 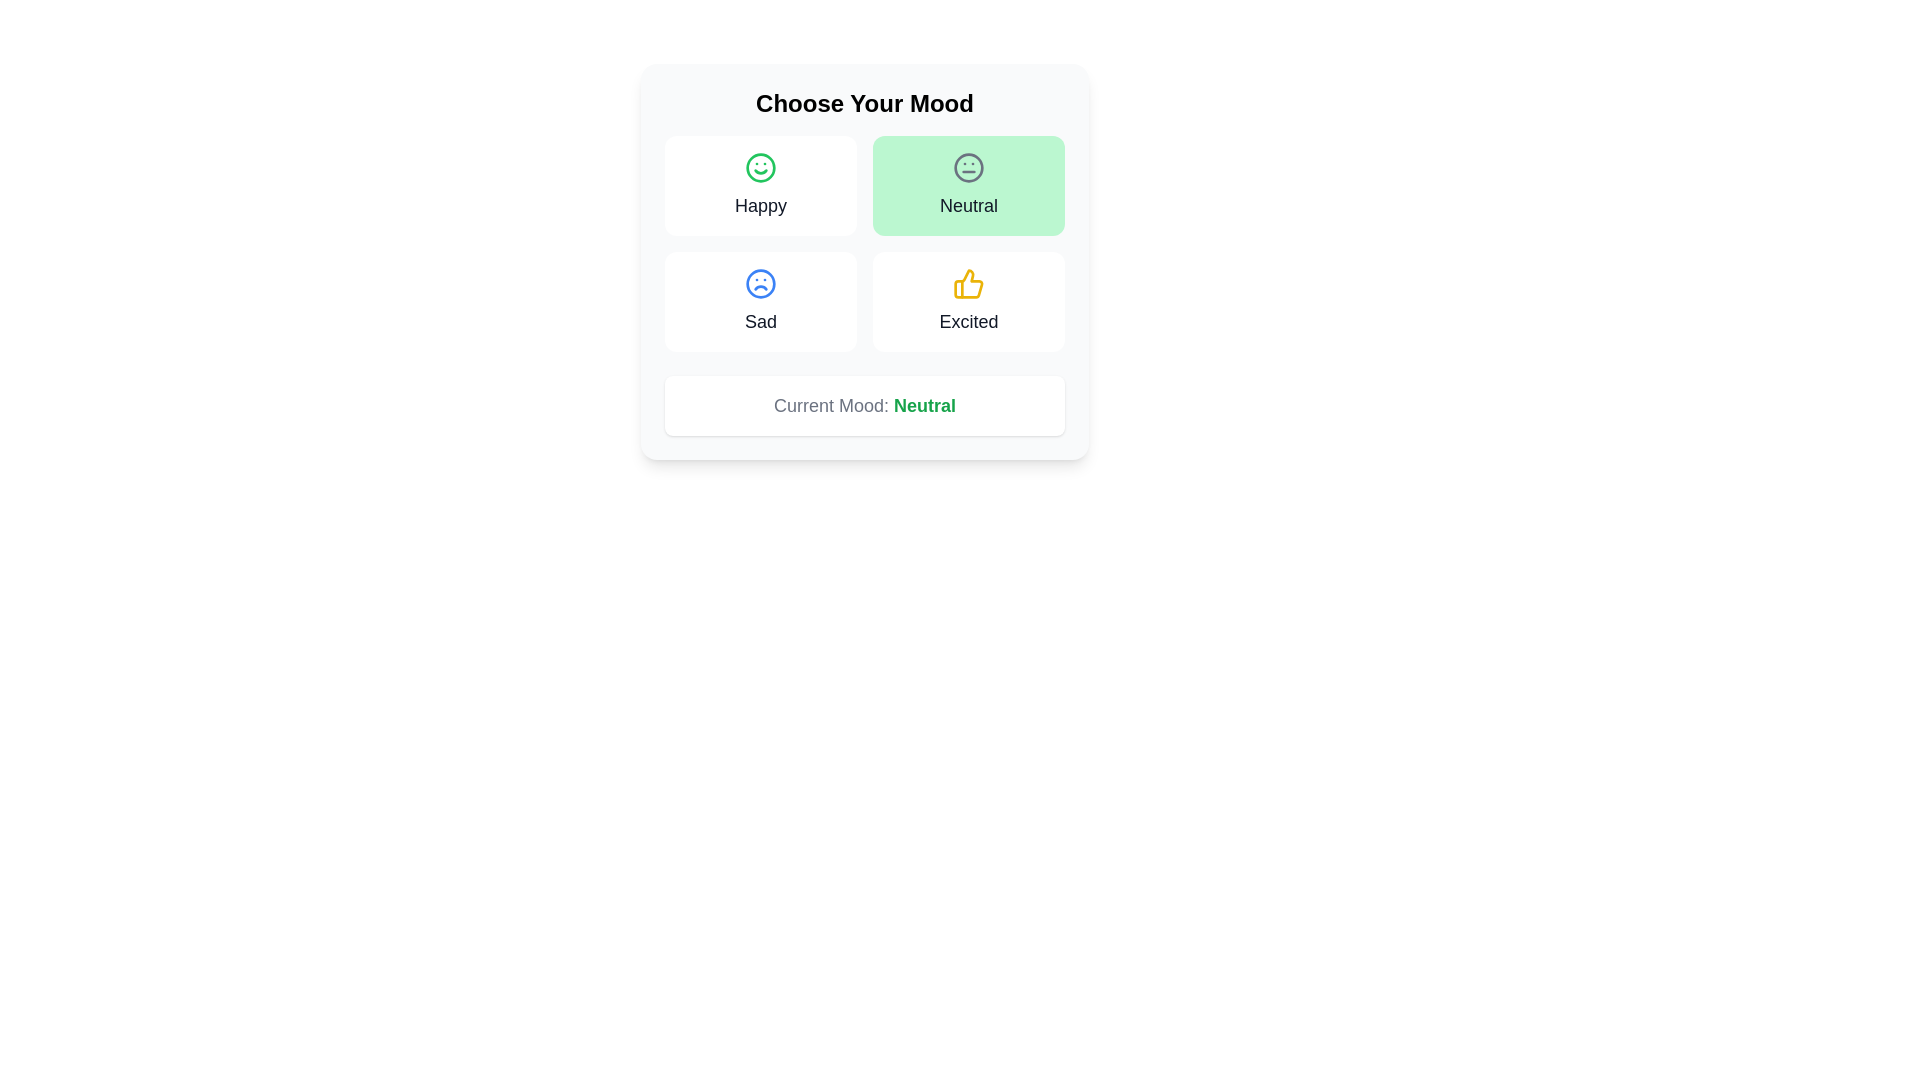 I want to click on the outermost circular outline of the sad emoji, which is a blue circular outline located in the second row, first column of the 'Choose Your Mood' UI section, so click(x=760, y=284).